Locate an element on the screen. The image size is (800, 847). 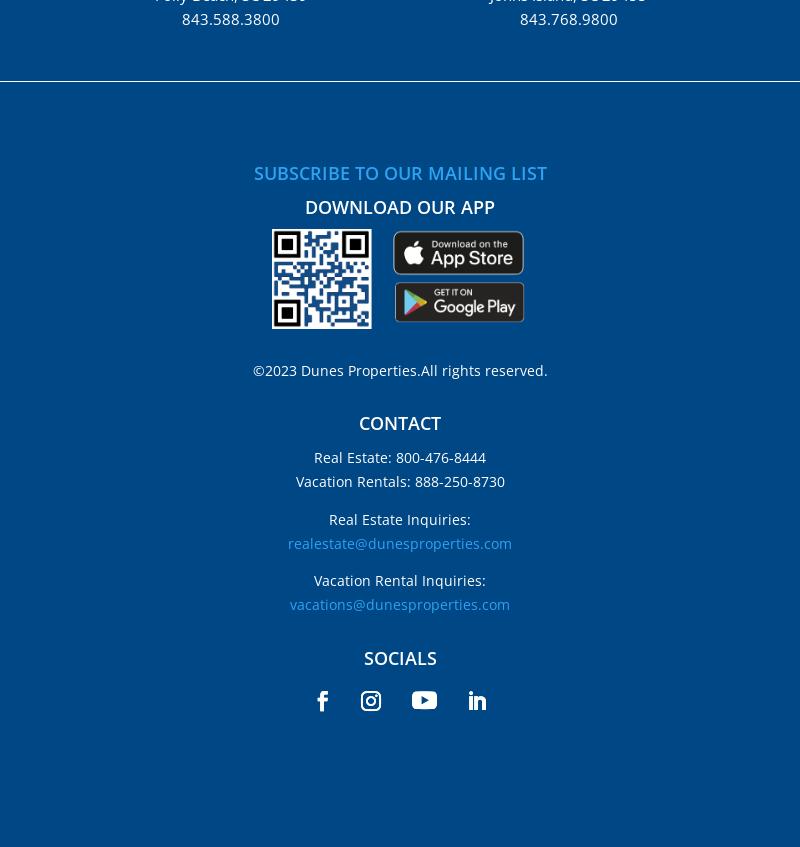
'CONTACT' is located at coordinates (358, 421).